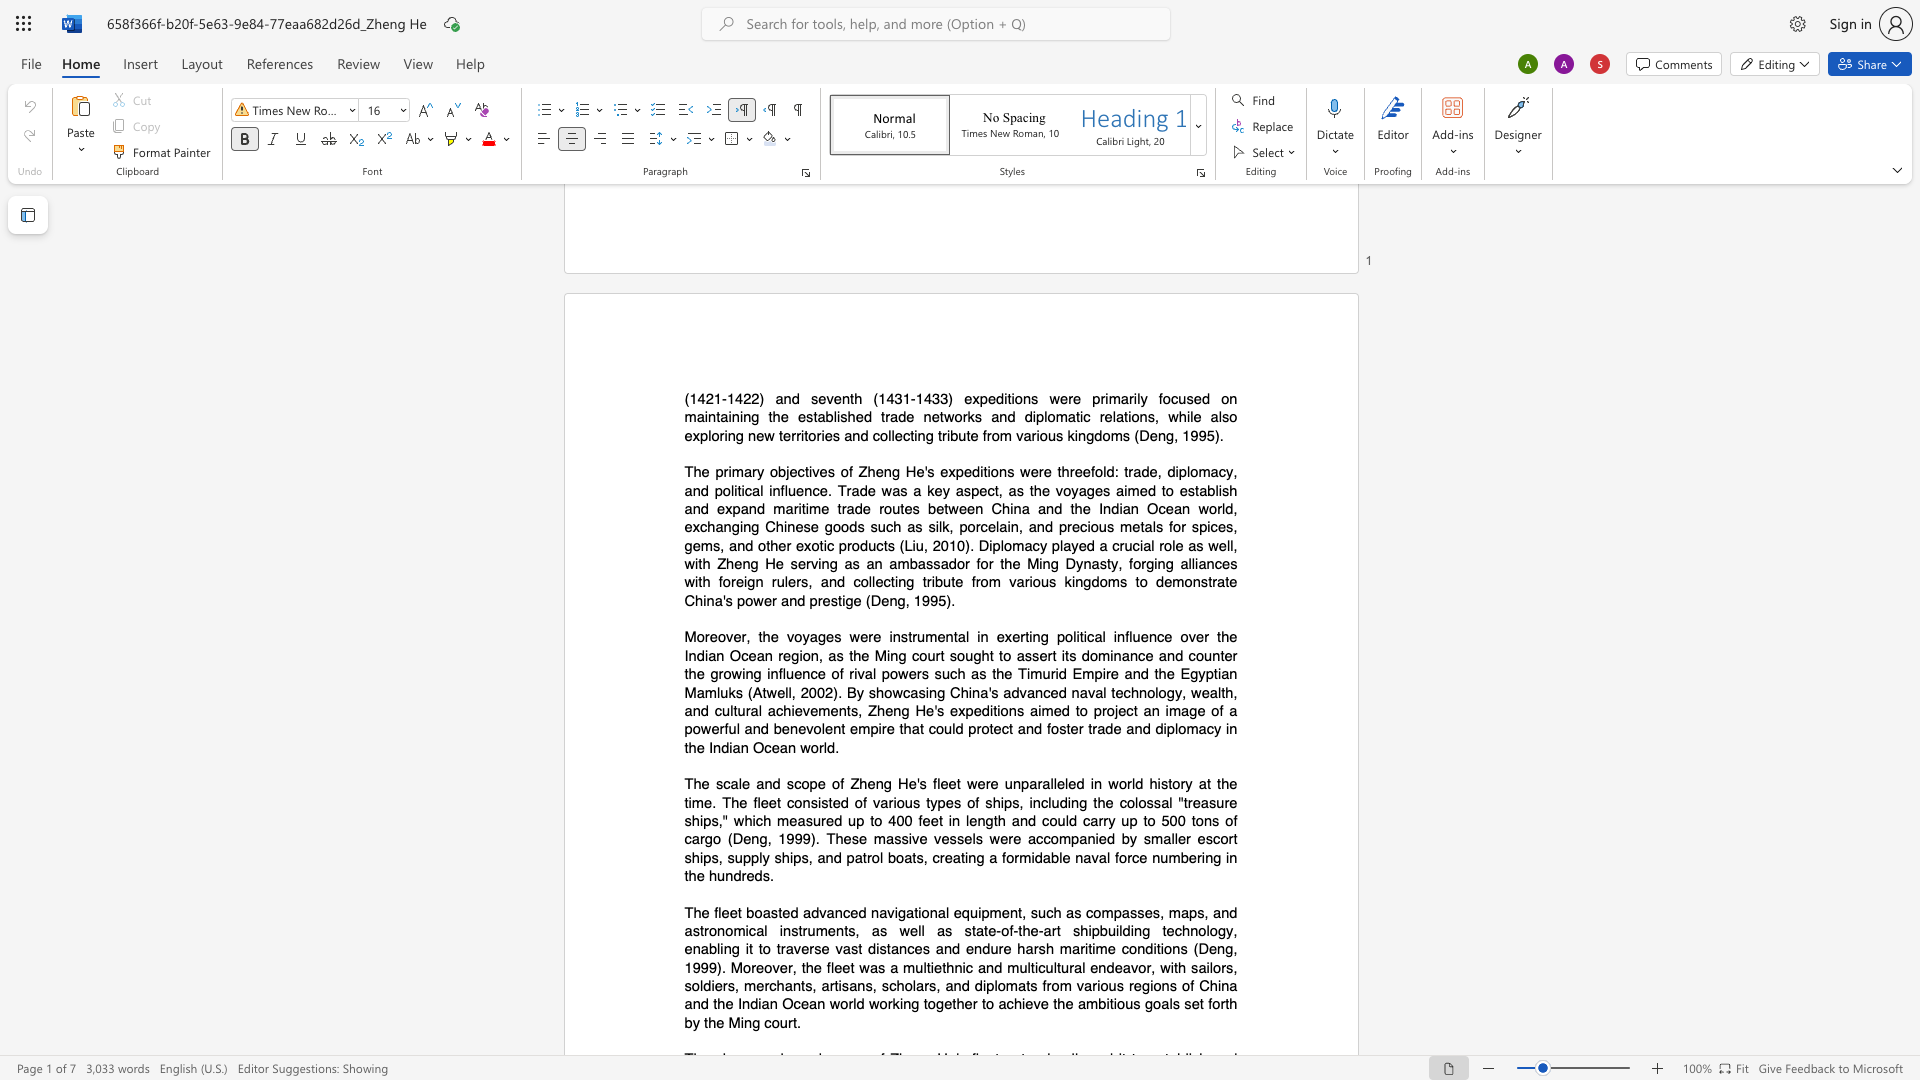 The width and height of the screenshot is (1920, 1080). What do you see at coordinates (1065, 729) in the screenshot?
I see `the subset text "ter tr" within the text "China"` at bounding box center [1065, 729].